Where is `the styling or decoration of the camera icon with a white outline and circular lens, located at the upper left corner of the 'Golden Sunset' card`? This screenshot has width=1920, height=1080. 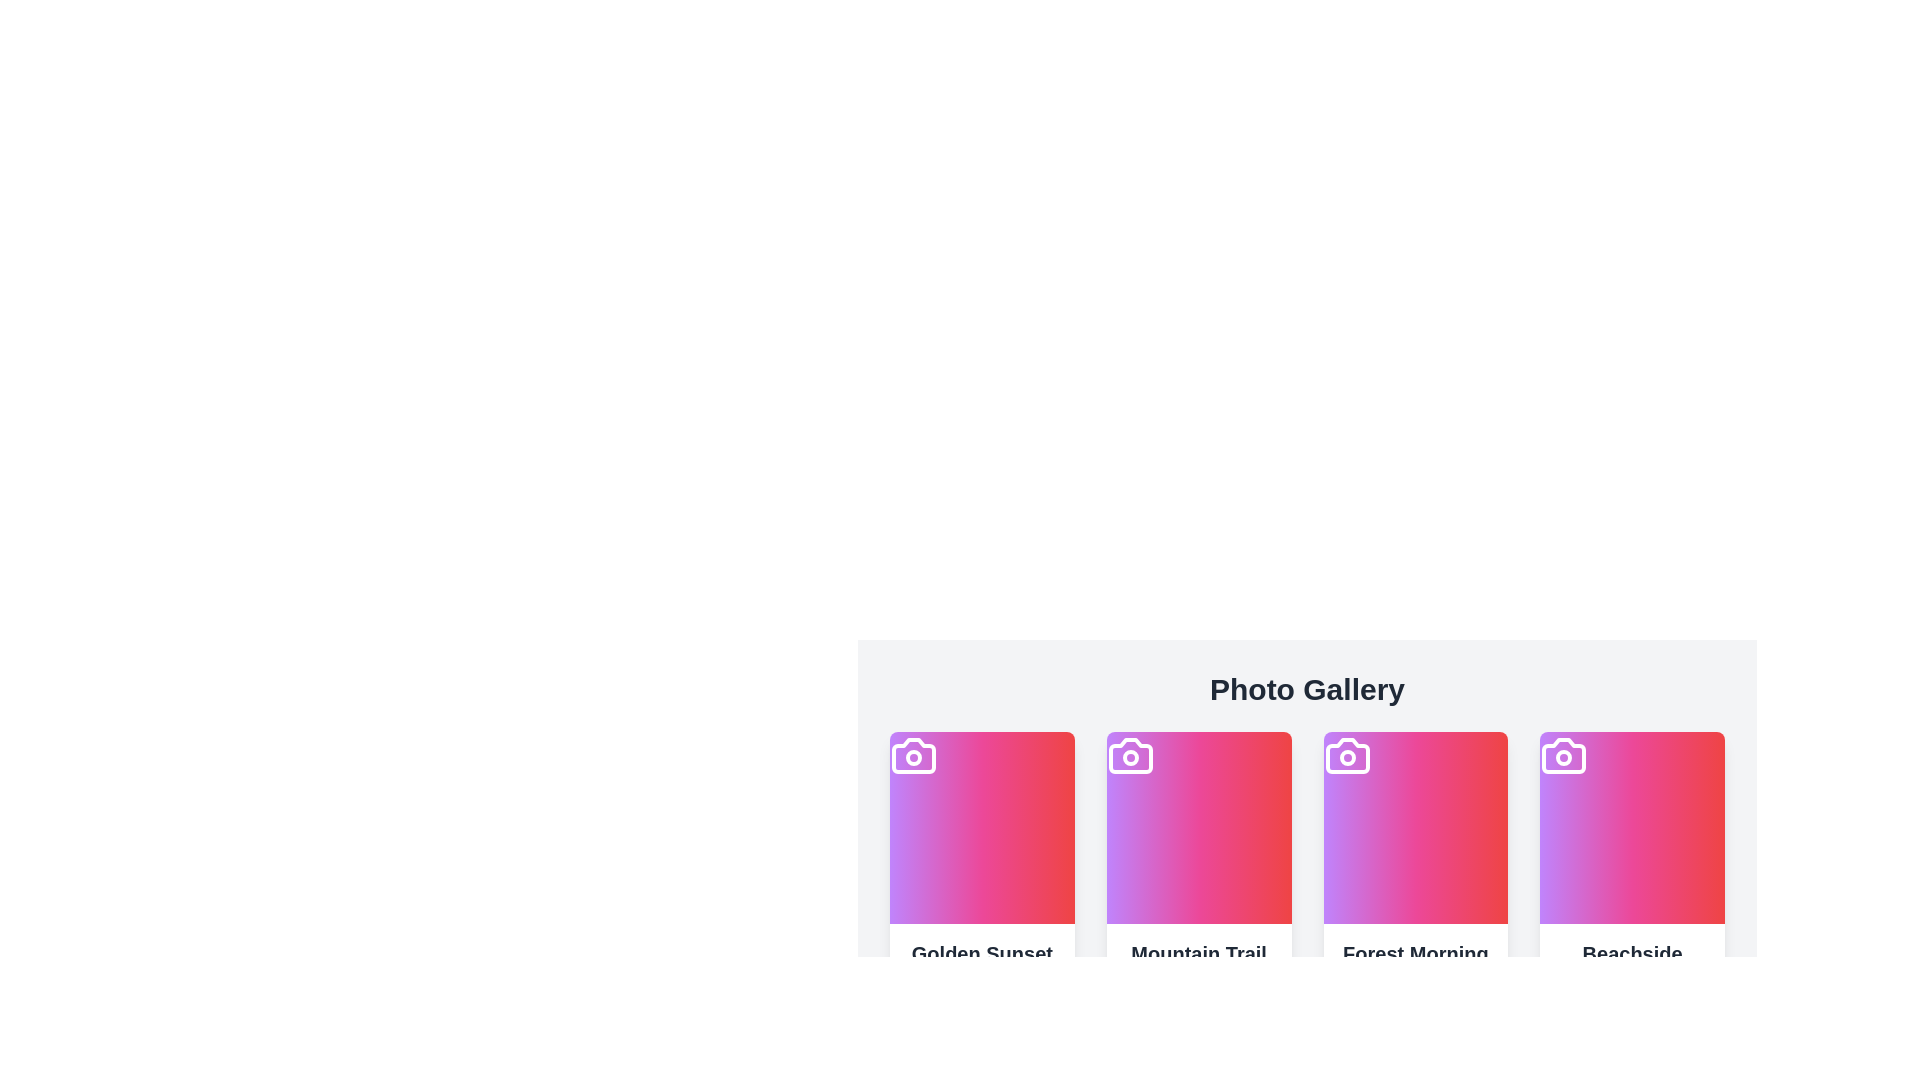
the styling or decoration of the camera icon with a white outline and circular lens, located at the upper left corner of the 'Golden Sunset' card is located at coordinates (912, 756).